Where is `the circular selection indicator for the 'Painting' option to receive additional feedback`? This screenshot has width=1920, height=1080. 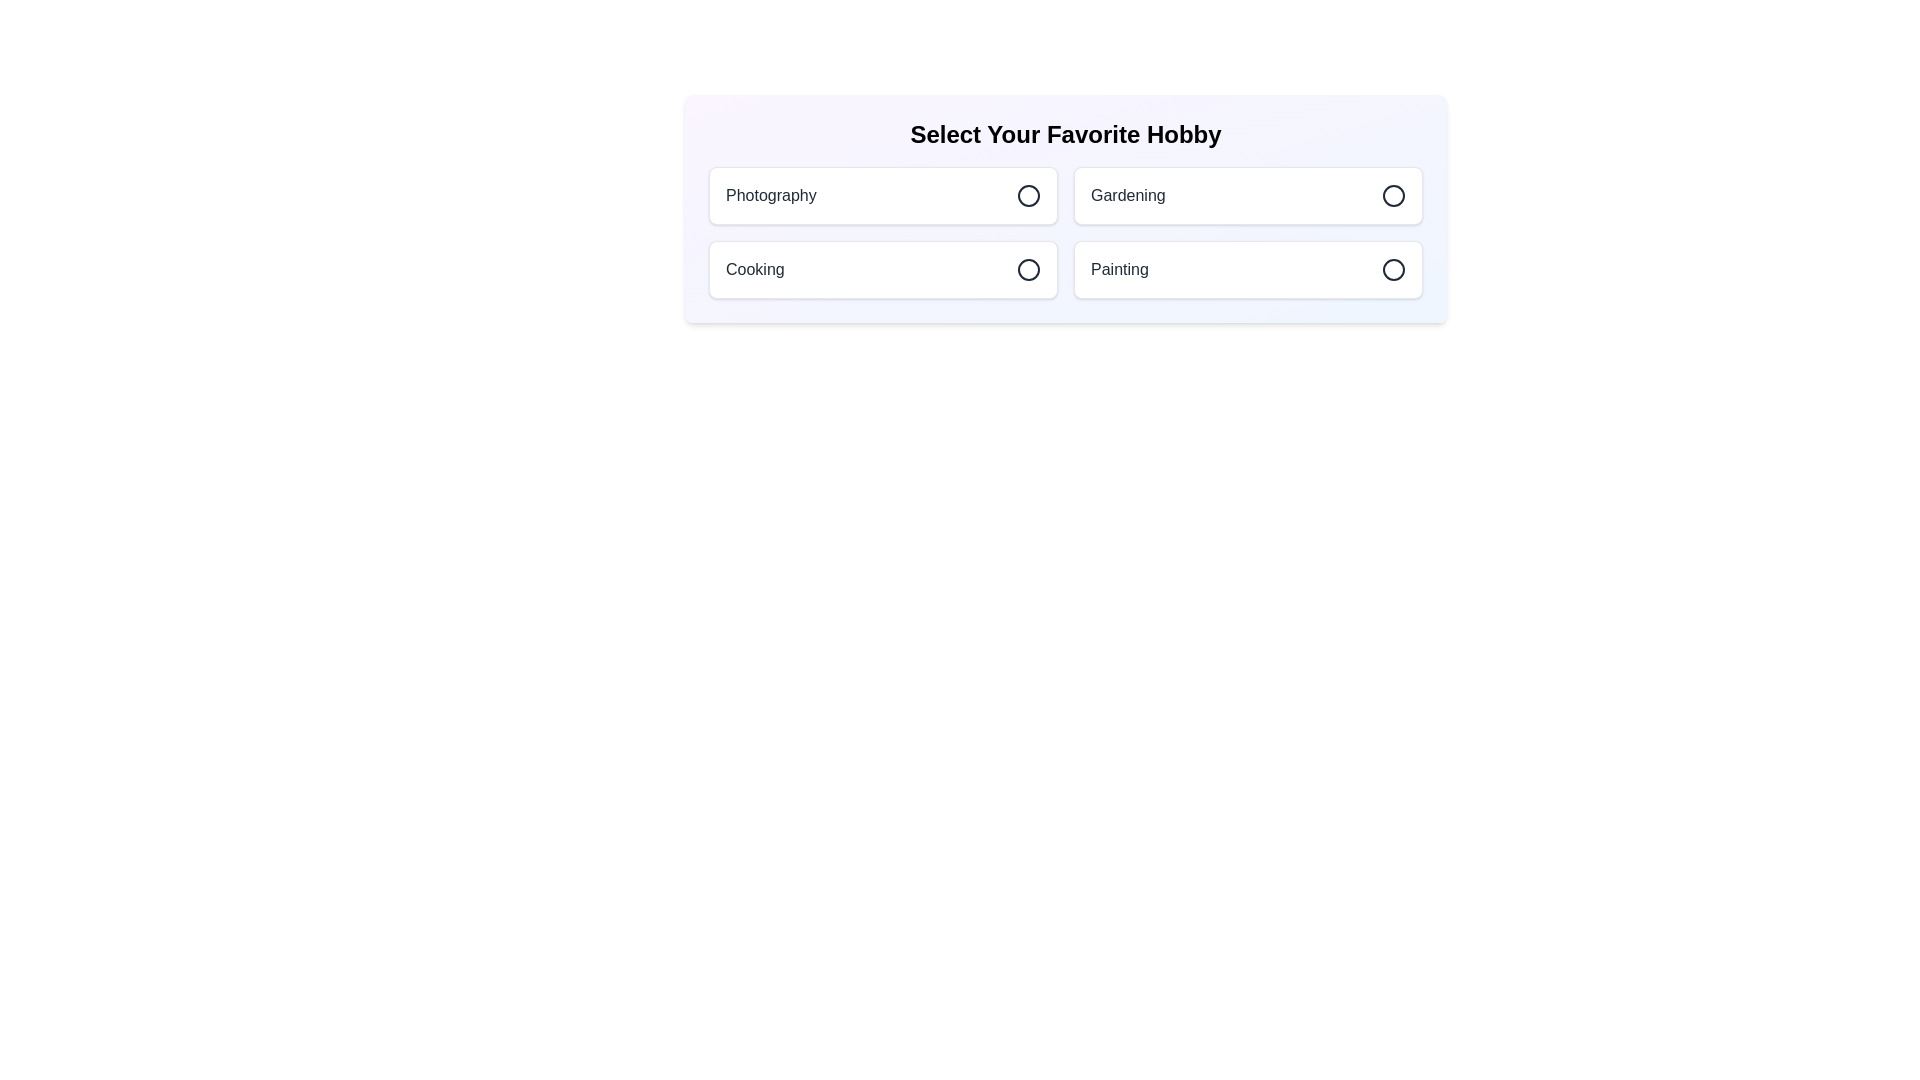
the circular selection indicator for the 'Painting' option to receive additional feedback is located at coordinates (1392, 270).